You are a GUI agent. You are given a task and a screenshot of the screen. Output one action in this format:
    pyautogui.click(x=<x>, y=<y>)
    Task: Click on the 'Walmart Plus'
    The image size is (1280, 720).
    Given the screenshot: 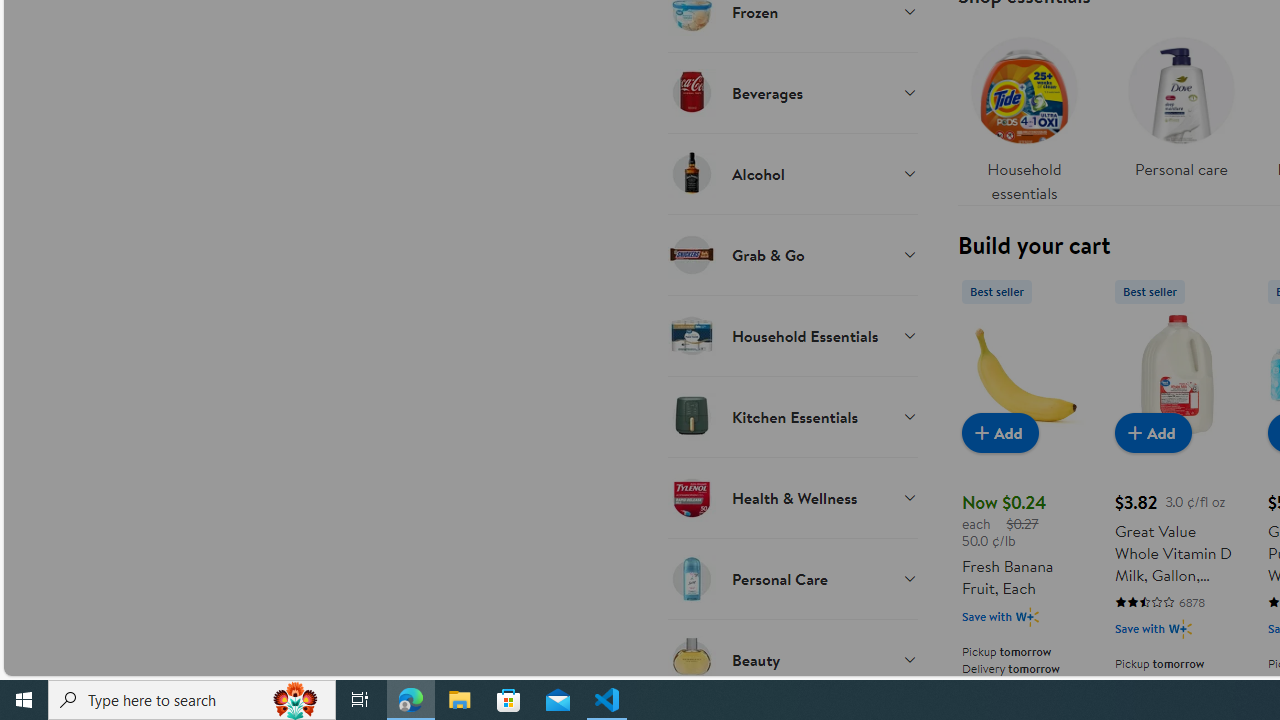 What is the action you would take?
    pyautogui.click(x=1180, y=627)
    